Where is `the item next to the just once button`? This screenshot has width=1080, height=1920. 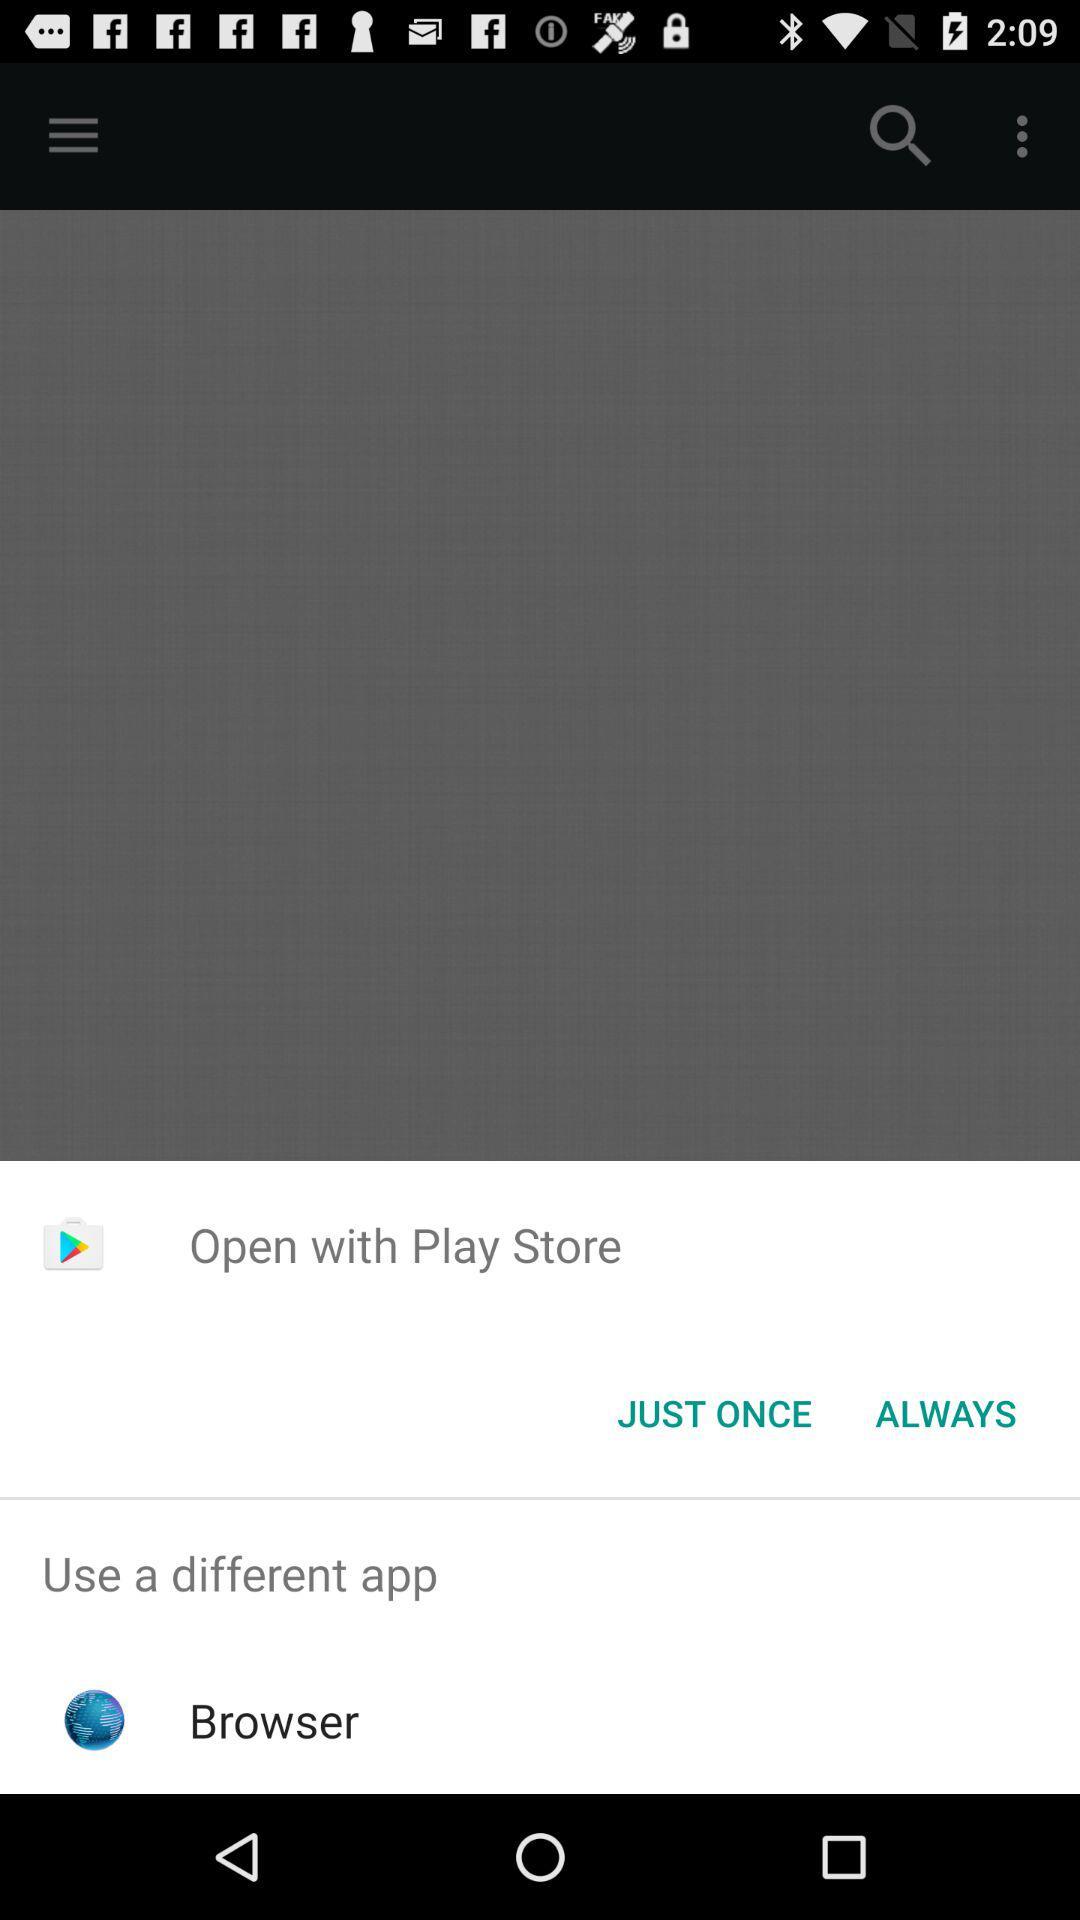
the item next to the just once button is located at coordinates (945, 1411).